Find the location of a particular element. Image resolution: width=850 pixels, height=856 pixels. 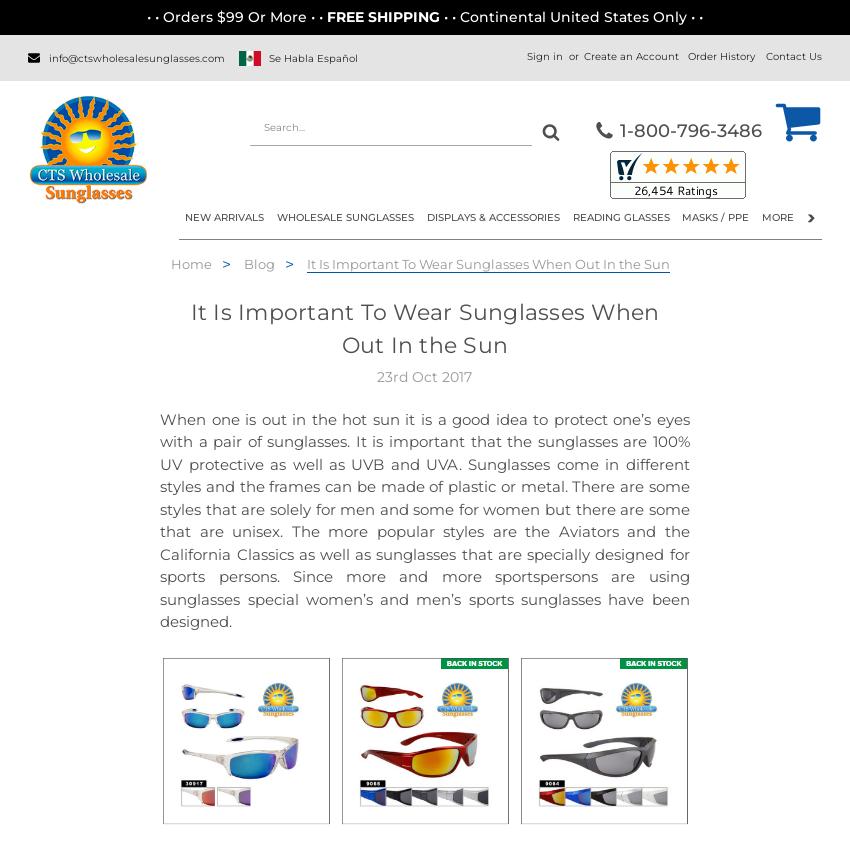

'FREE SHIPPING' is located at coordinates (385, 17).